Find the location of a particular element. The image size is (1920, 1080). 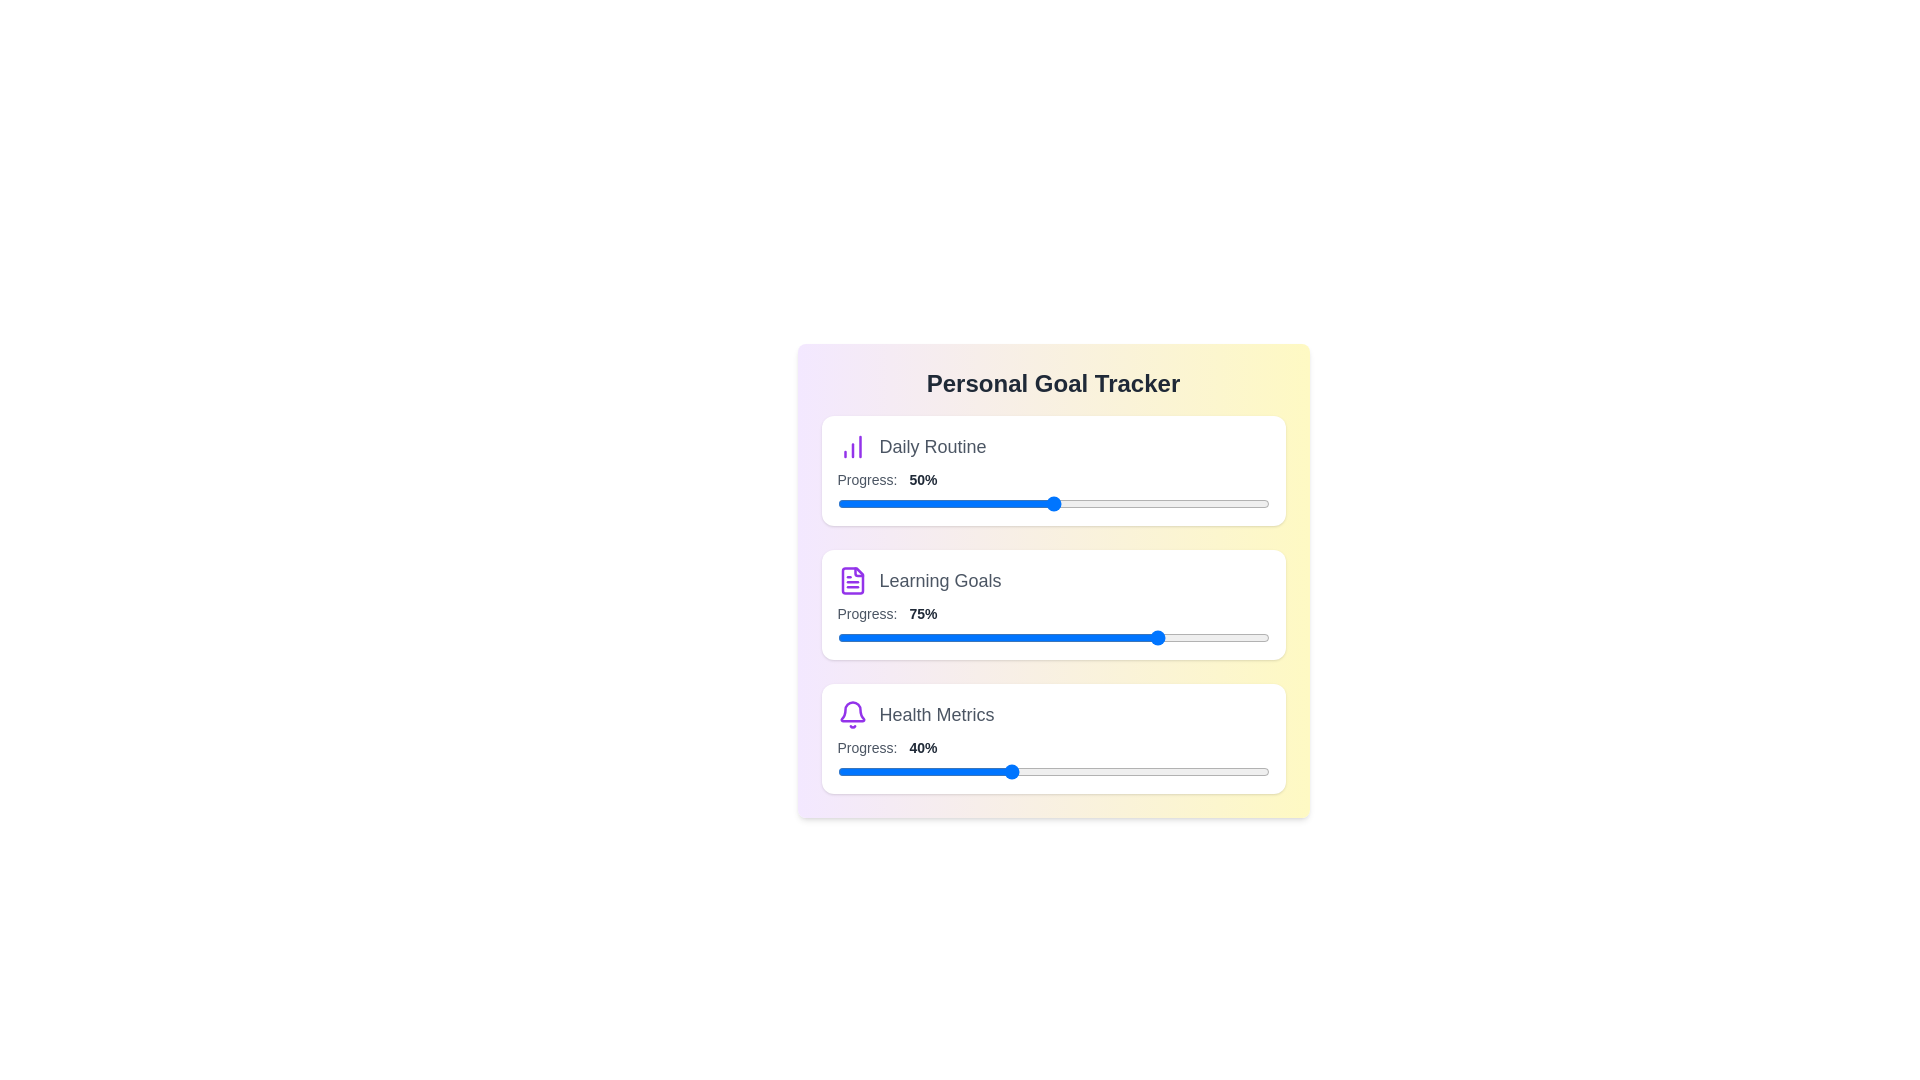

the icon corresponding to Health Metrics is located at coordinates (852, 713).